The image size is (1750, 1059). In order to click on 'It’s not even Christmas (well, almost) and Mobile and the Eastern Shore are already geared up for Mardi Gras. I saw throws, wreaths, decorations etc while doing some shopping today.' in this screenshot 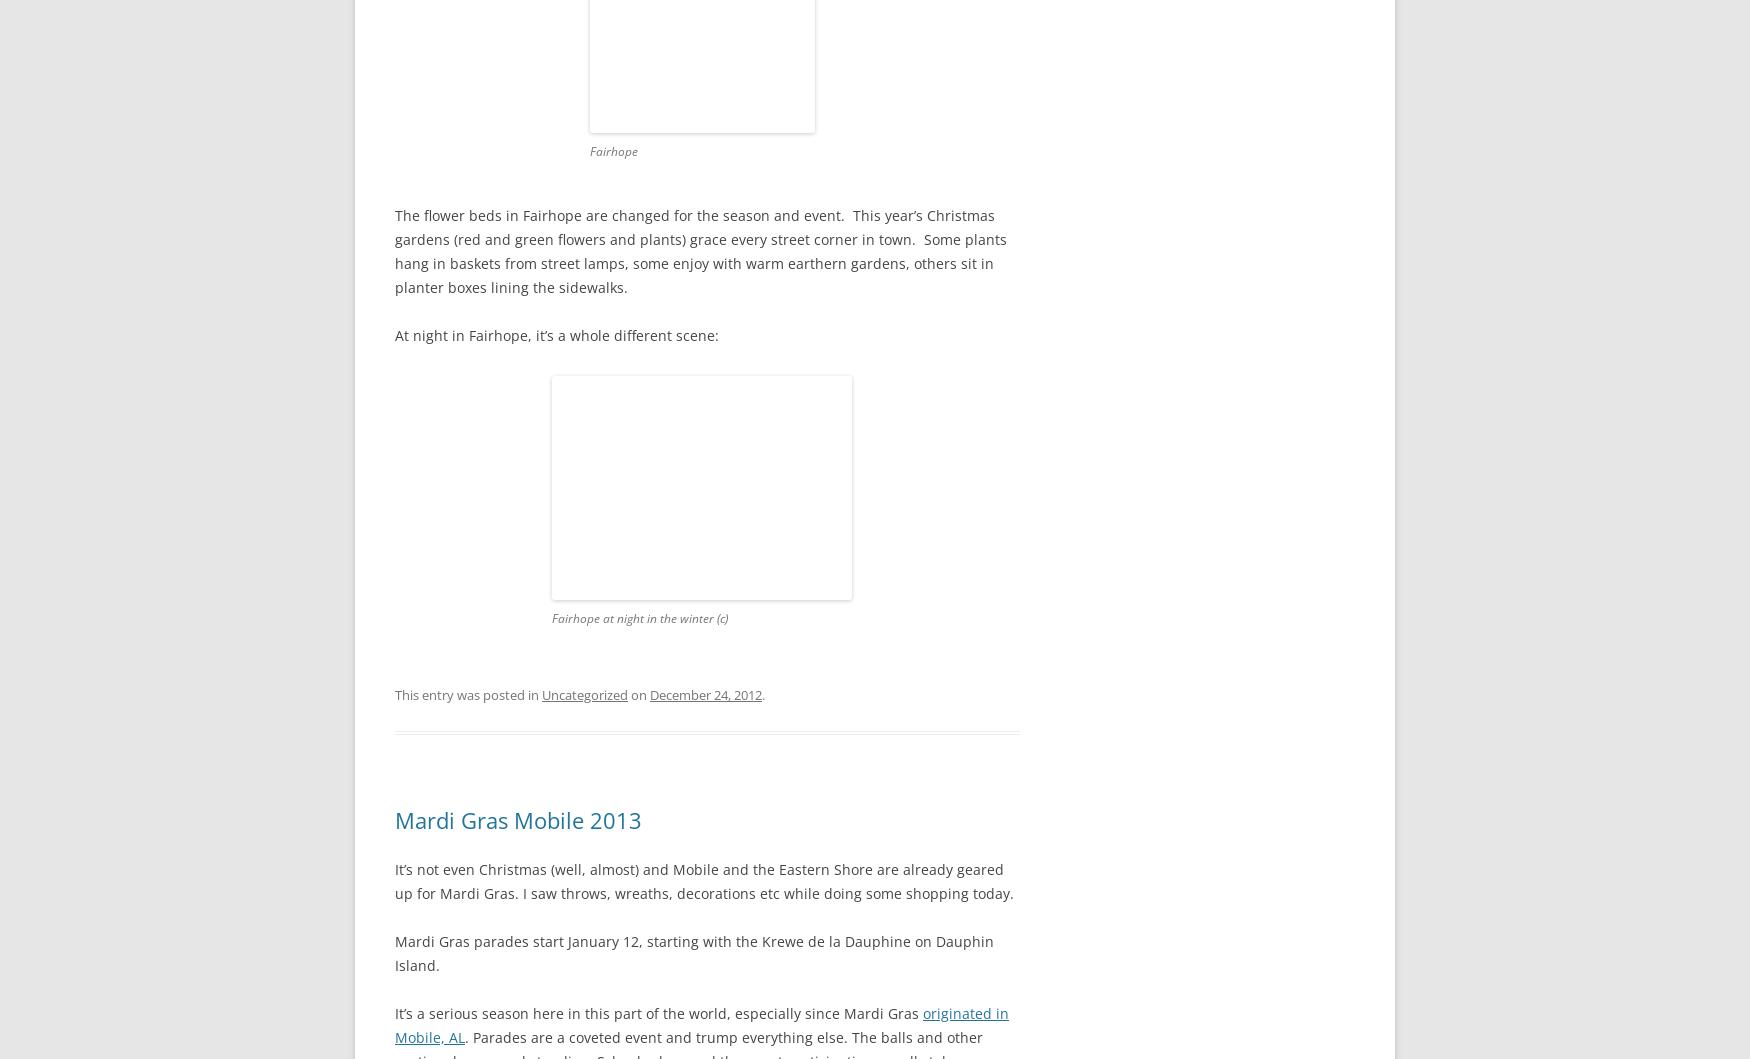, I will do `click(706, 880)`.